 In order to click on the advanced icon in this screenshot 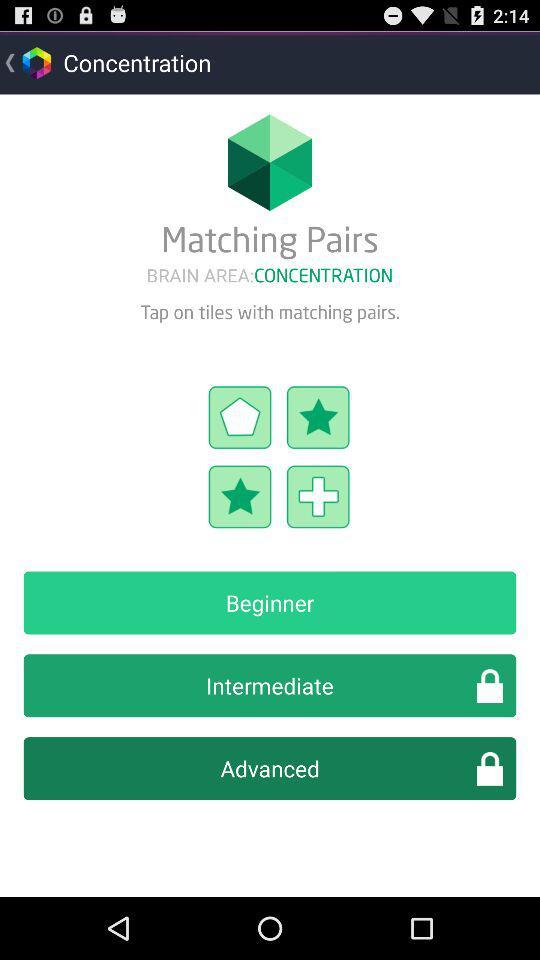, I will do `click(270, 767)`.